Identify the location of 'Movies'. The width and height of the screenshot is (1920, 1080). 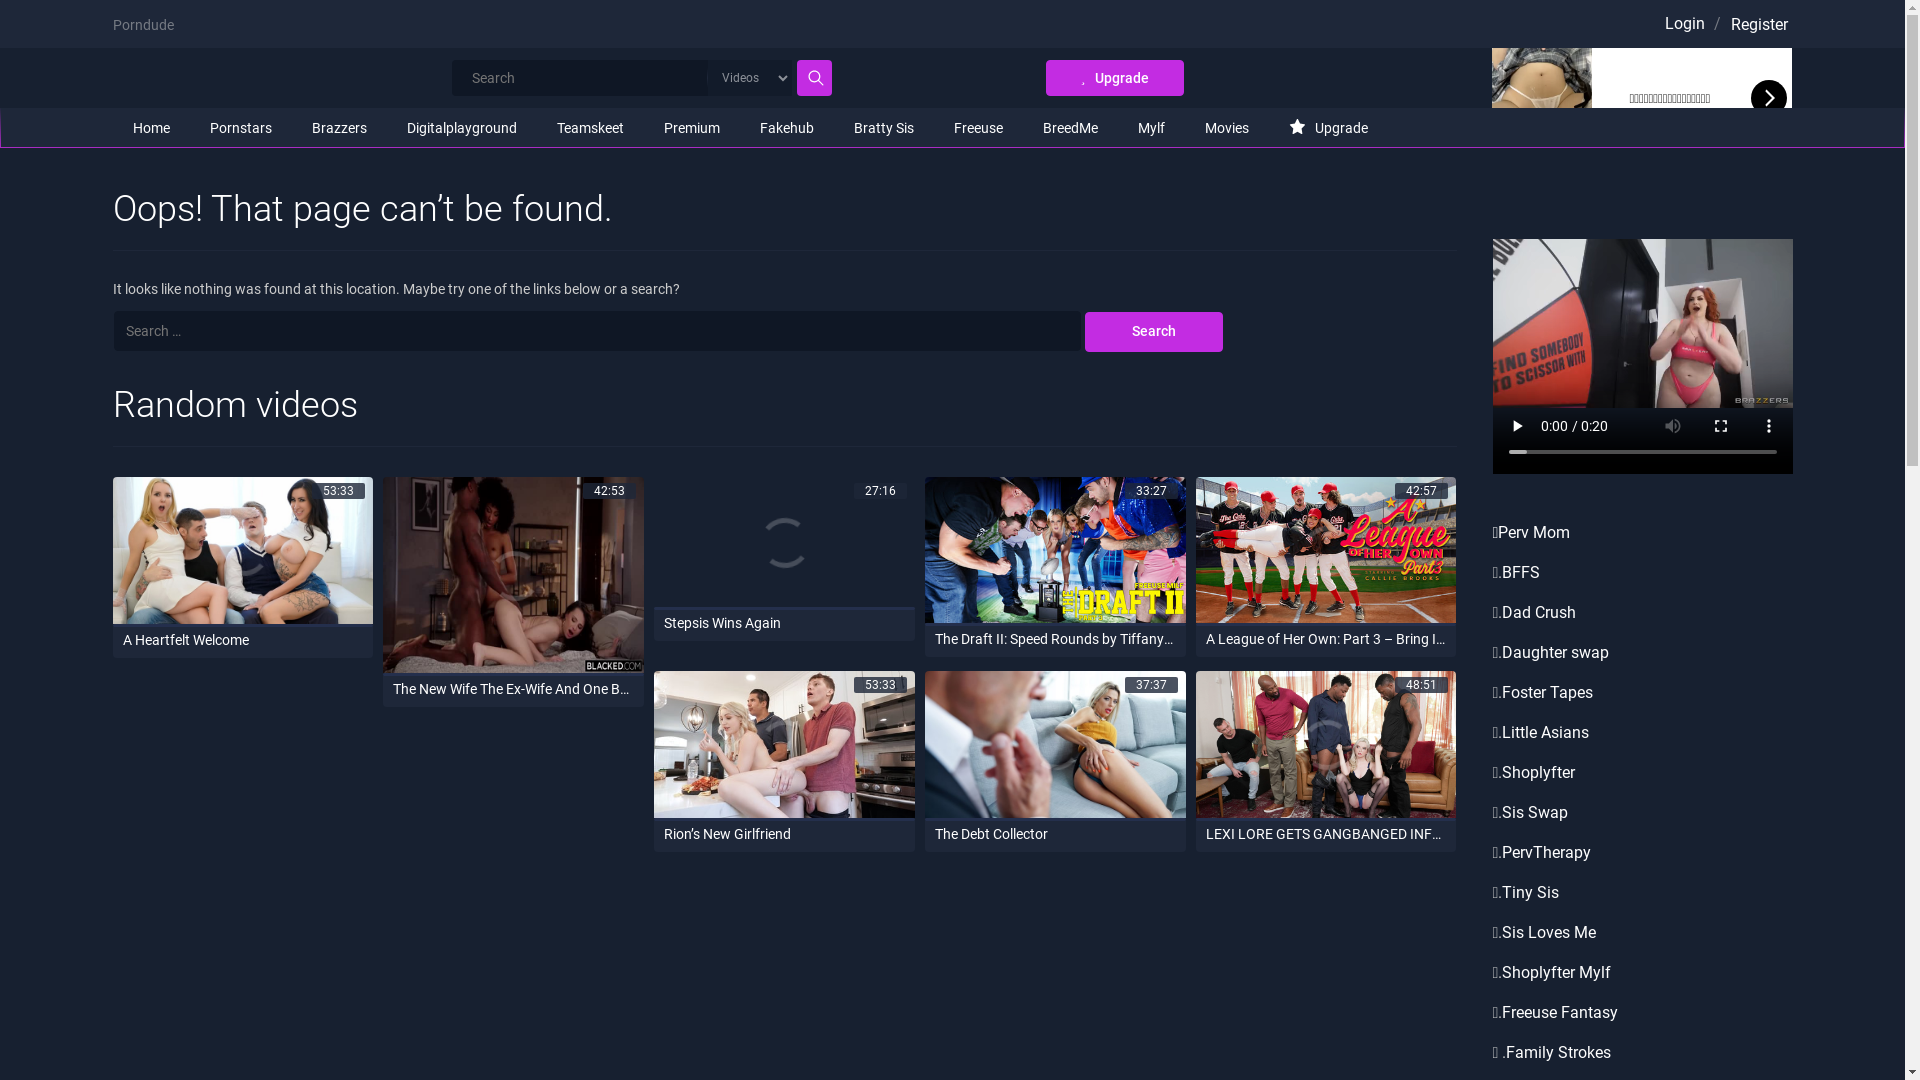
(1224, 127).